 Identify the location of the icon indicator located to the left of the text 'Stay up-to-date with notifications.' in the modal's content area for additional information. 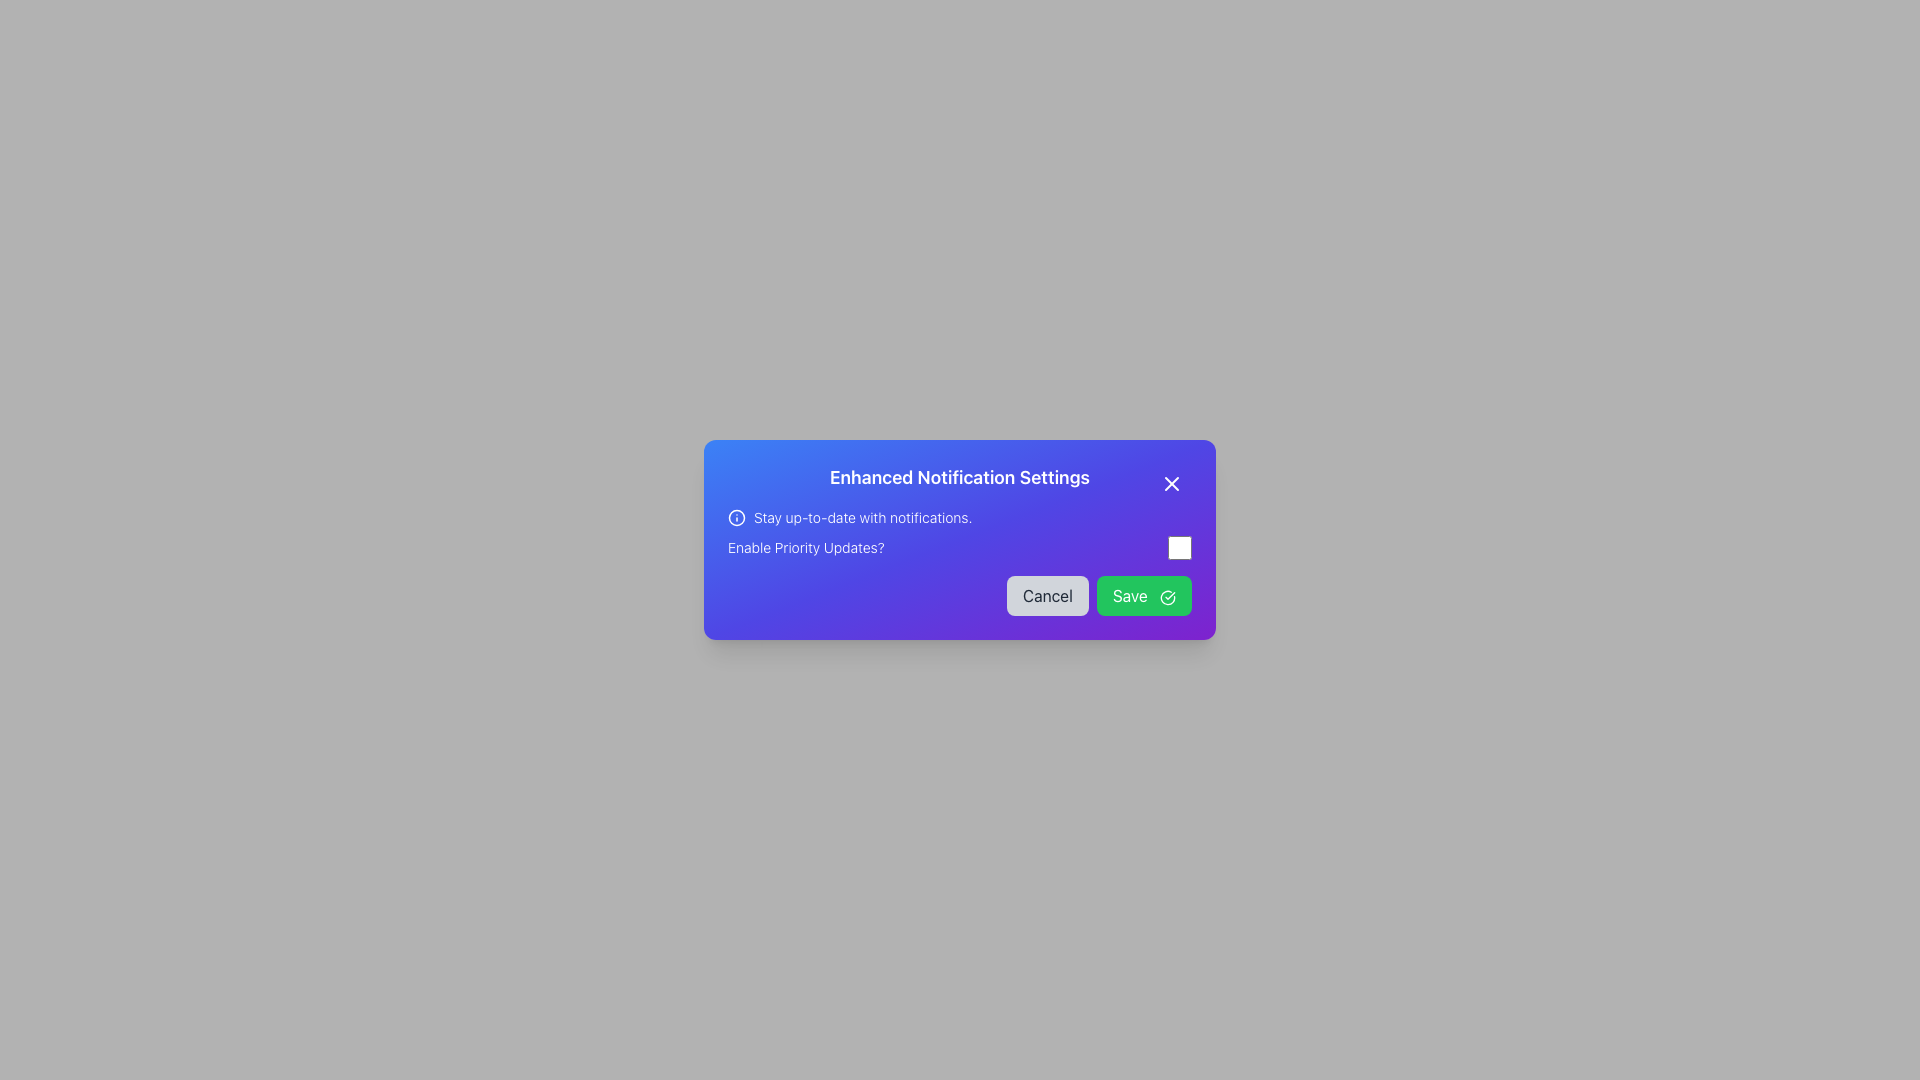
(736, 516).